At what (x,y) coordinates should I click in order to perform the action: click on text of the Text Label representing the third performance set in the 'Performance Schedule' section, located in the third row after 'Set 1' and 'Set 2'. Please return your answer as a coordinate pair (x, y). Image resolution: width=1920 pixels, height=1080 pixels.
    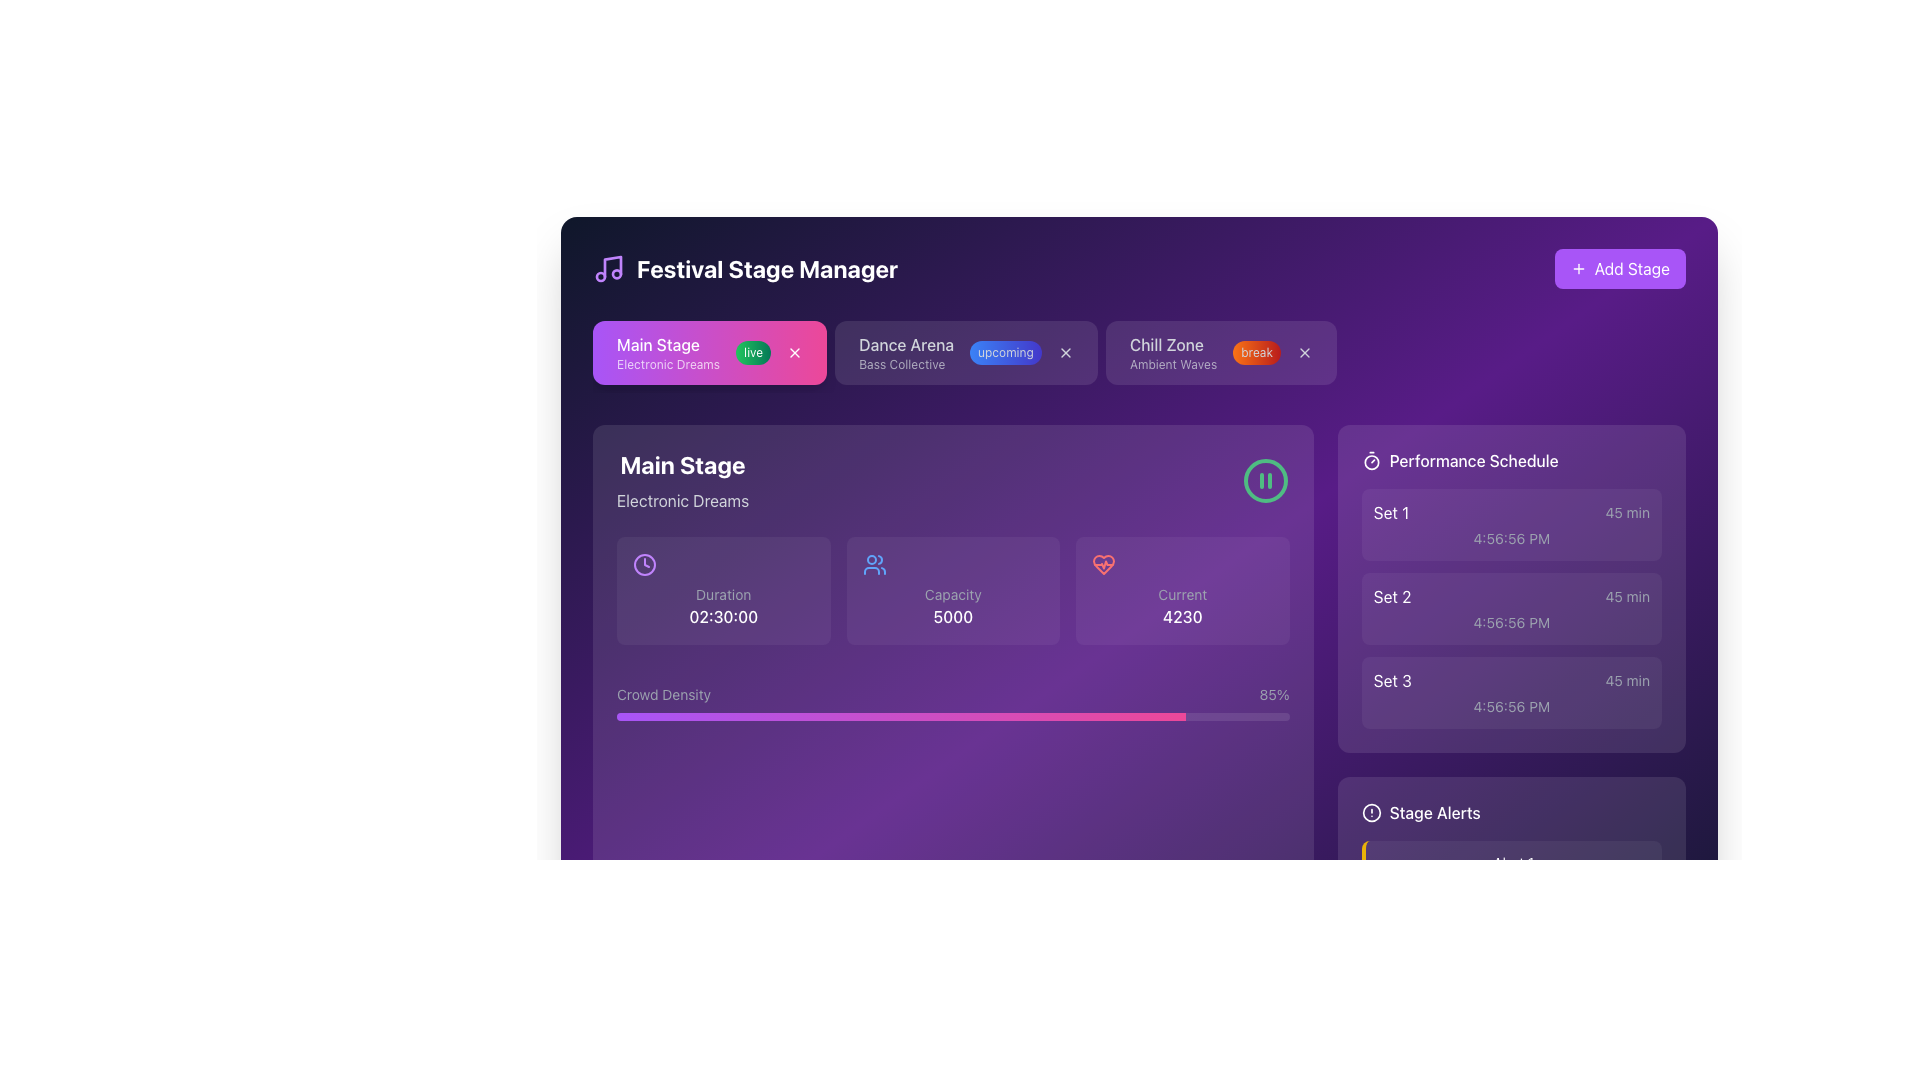
    Looking at the image, I should click on (1391, 680).